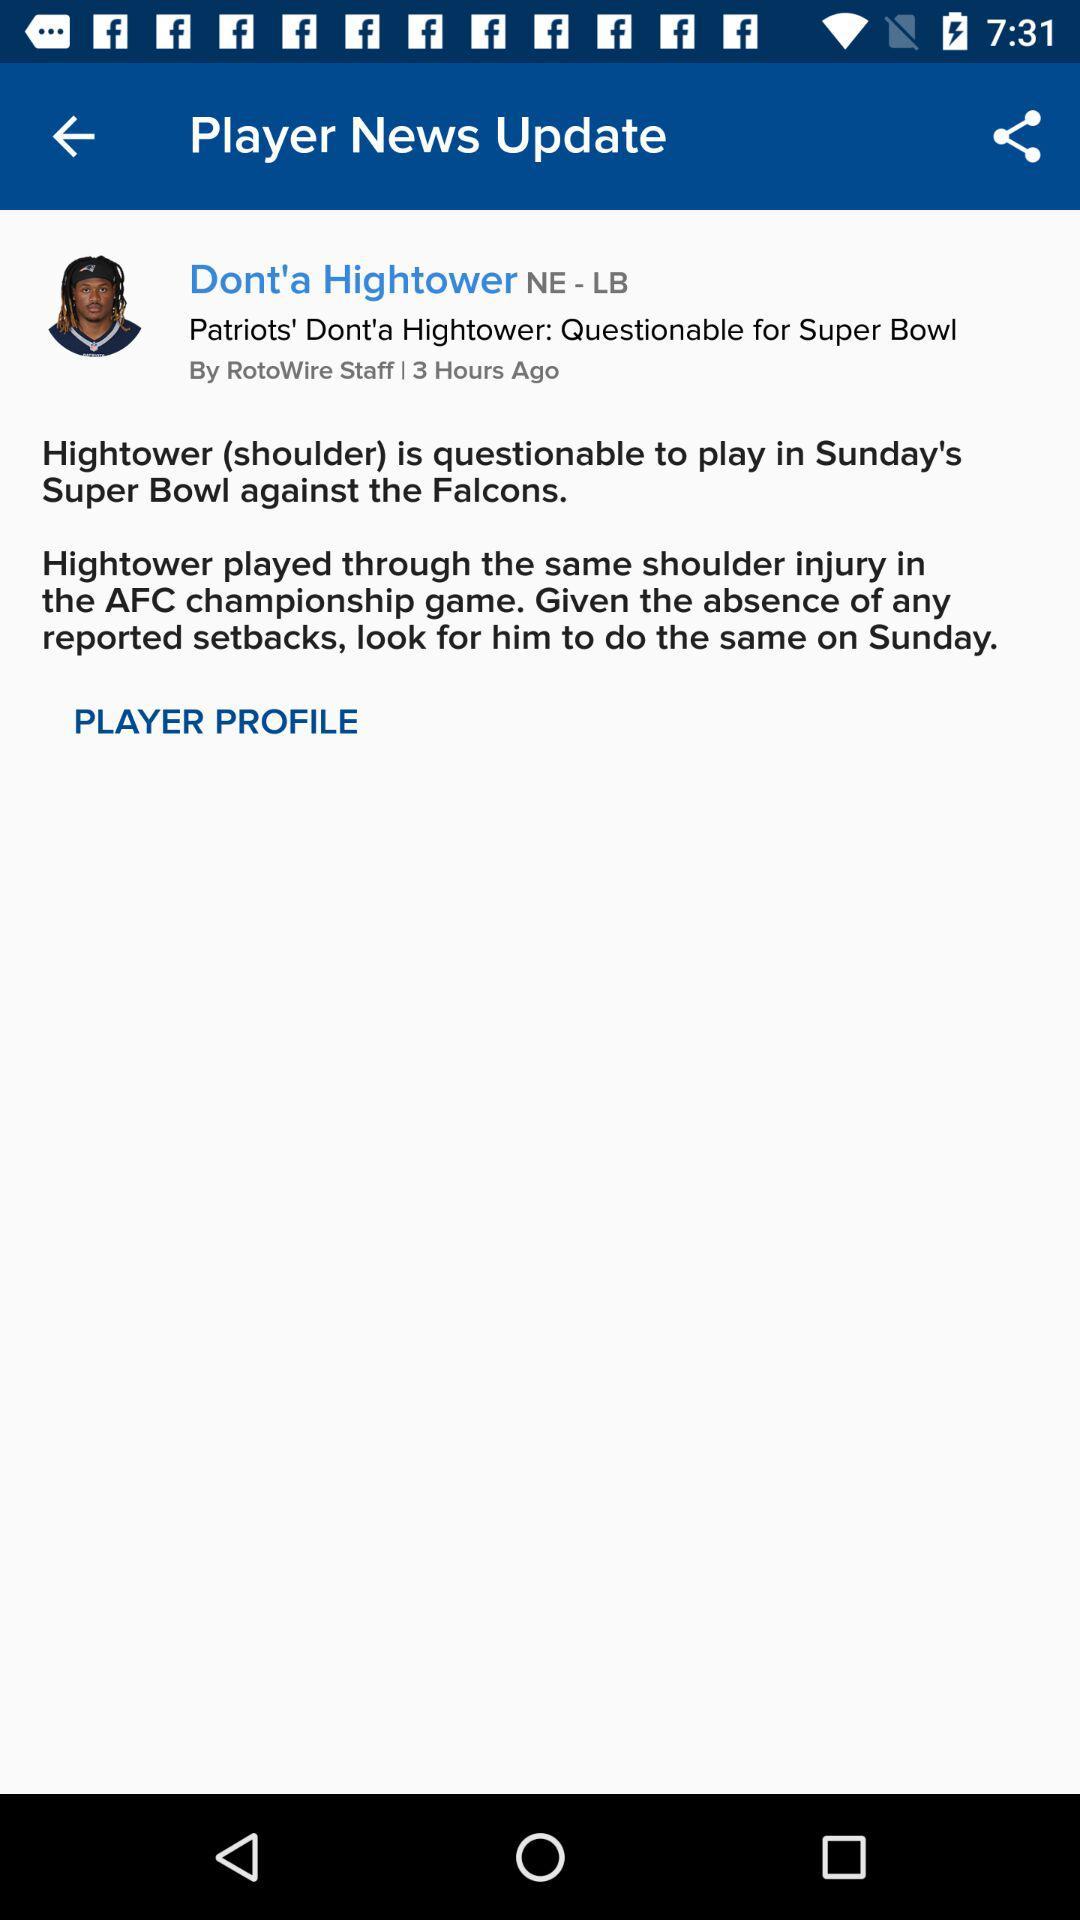  I want to click on the item to the left of the player news update, so click(72, 135).